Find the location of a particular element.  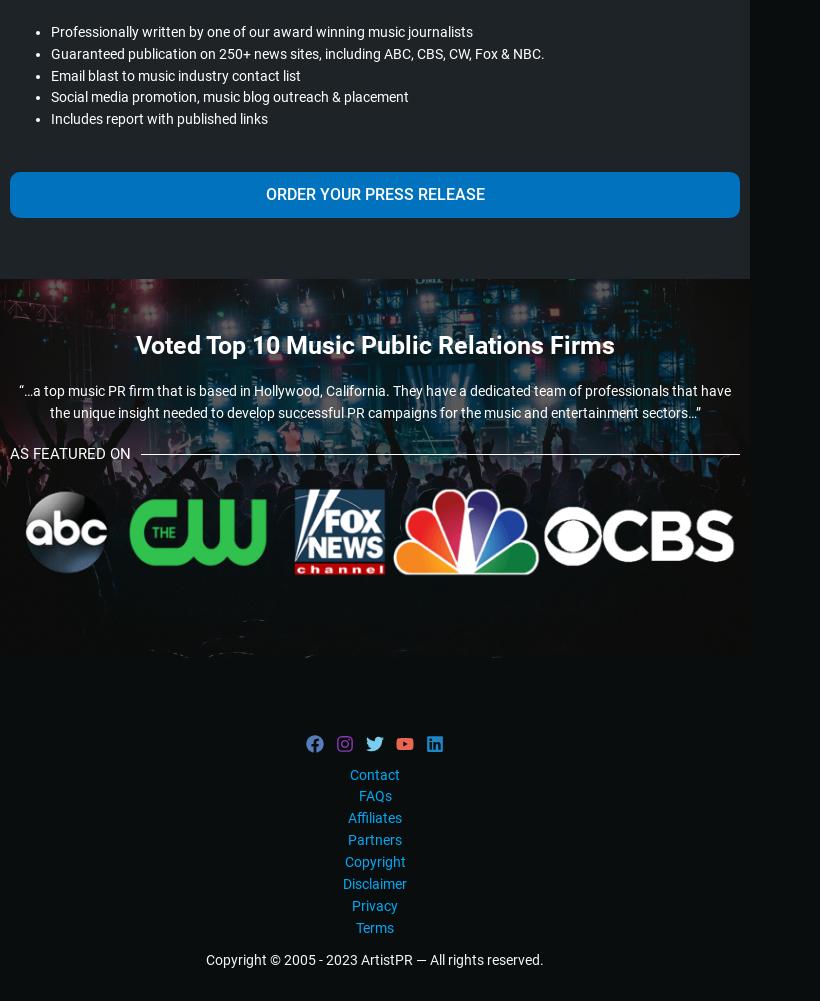

'Social media promotion, music blog outreach & placement' is located at coordinates (229, 95).